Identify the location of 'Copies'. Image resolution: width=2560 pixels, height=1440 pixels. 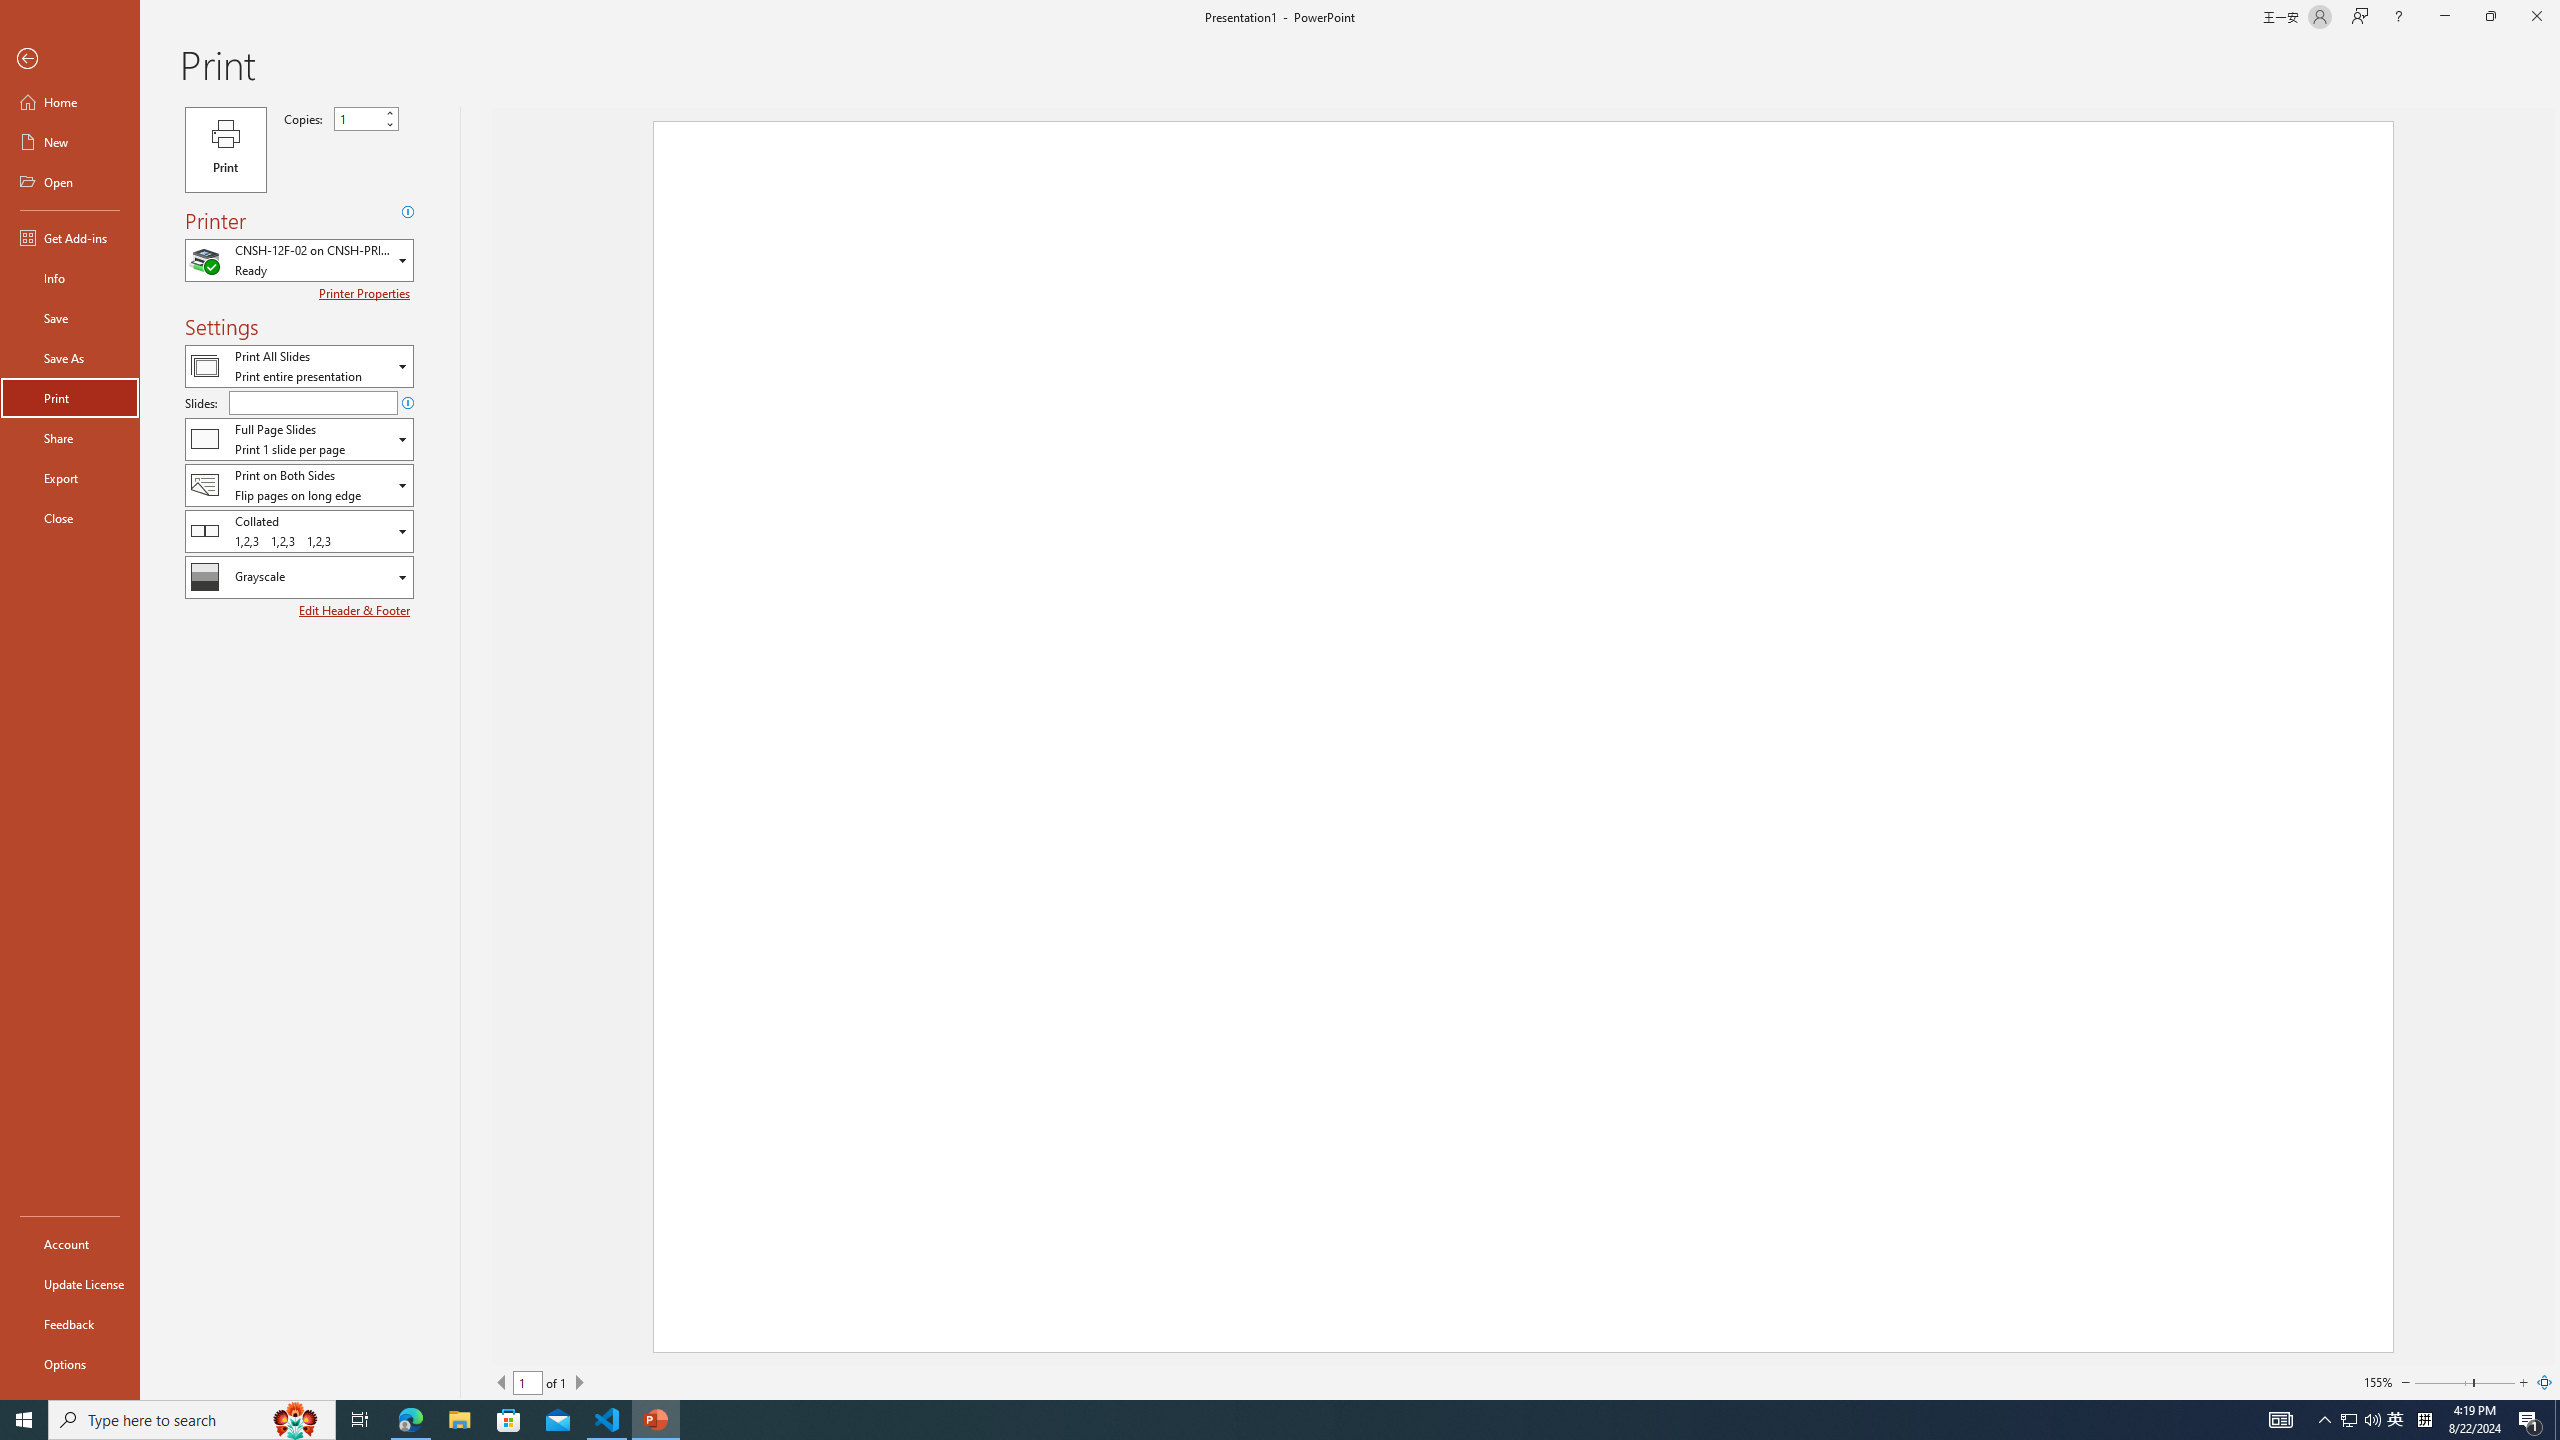
(366, 118).